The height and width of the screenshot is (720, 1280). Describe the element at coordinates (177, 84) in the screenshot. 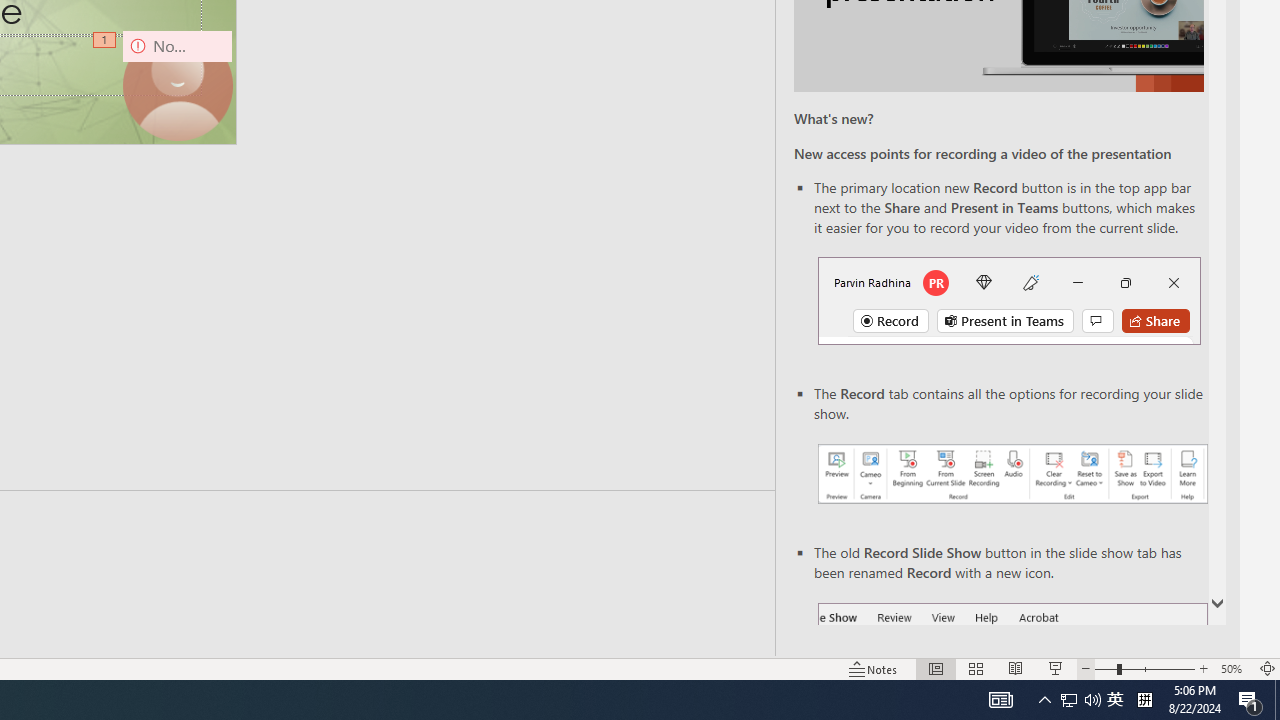

I see `'Camera 9, No camera detected.'` at that location.